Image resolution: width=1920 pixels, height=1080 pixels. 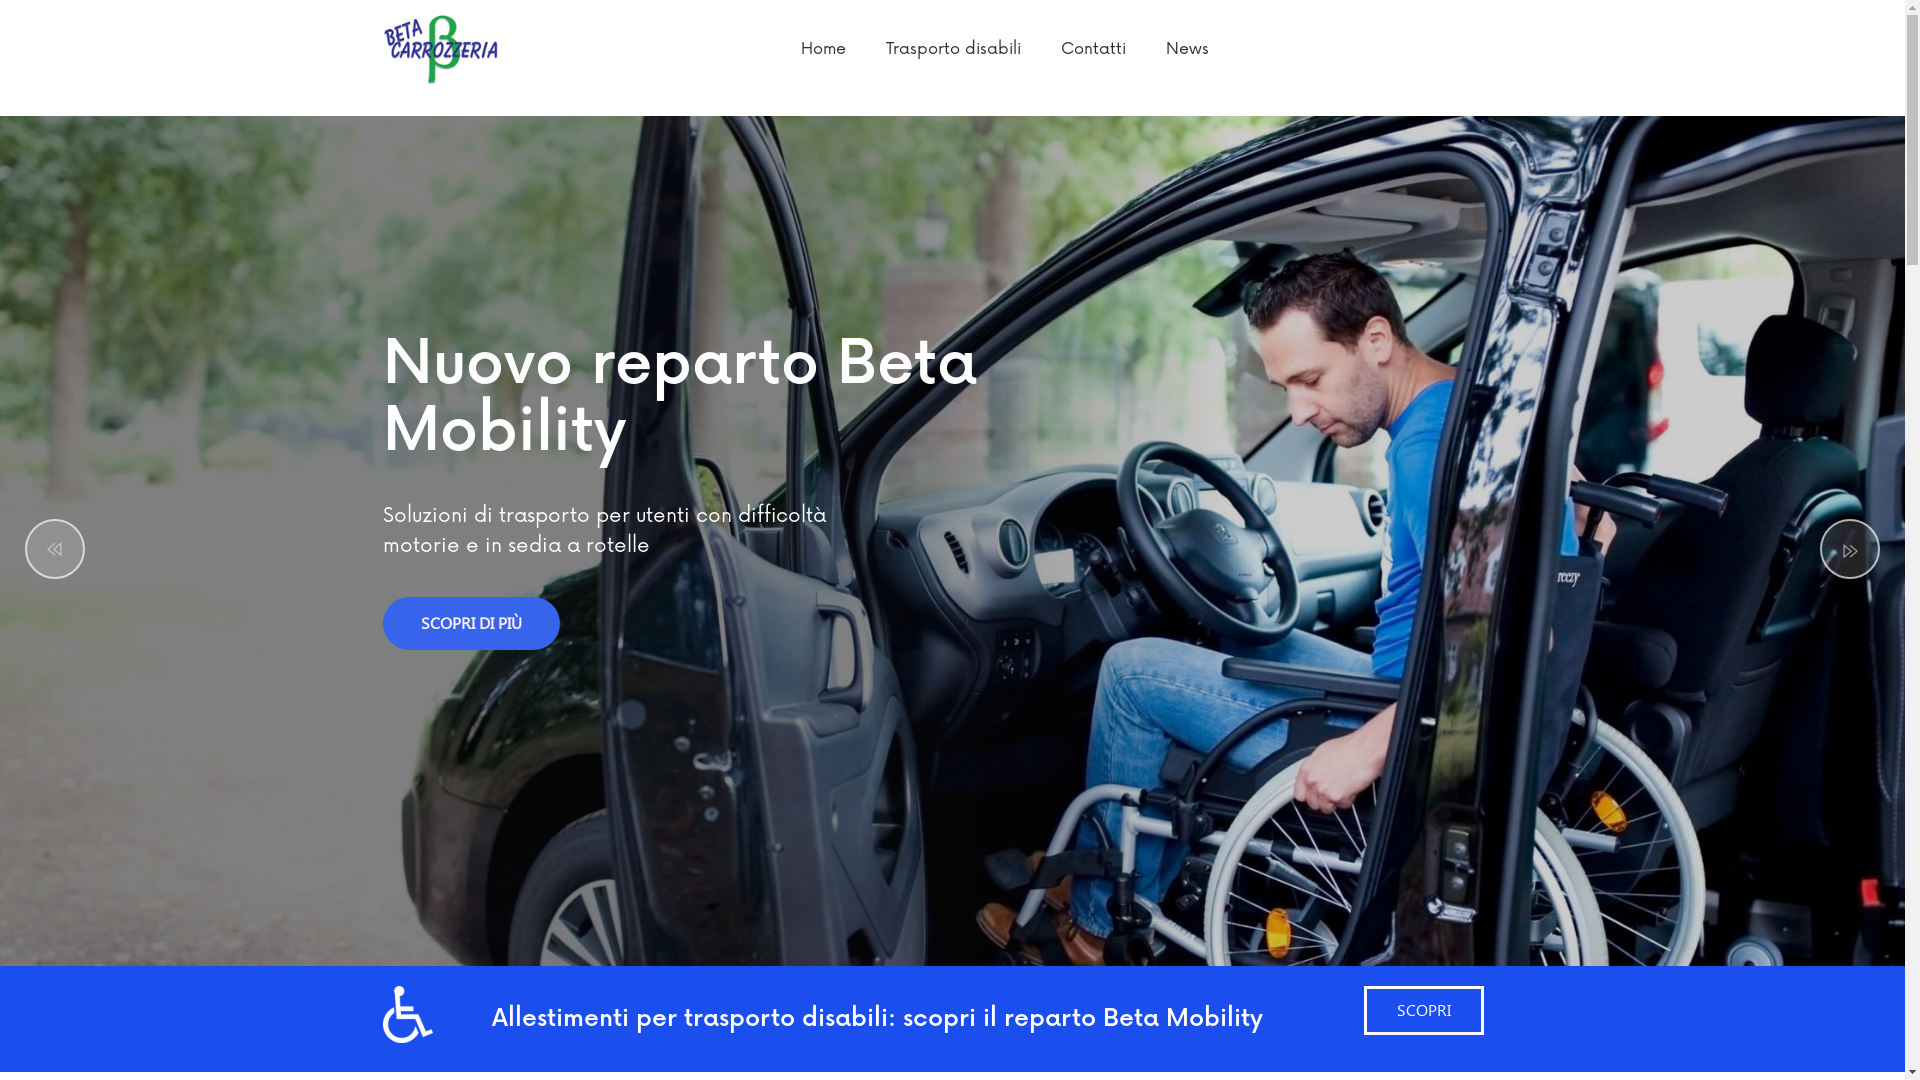 What do you see at coordinates (1362, 1010) in the screenshot?
I see `'SCOPRI'` at bounding box center [1362, 1010].